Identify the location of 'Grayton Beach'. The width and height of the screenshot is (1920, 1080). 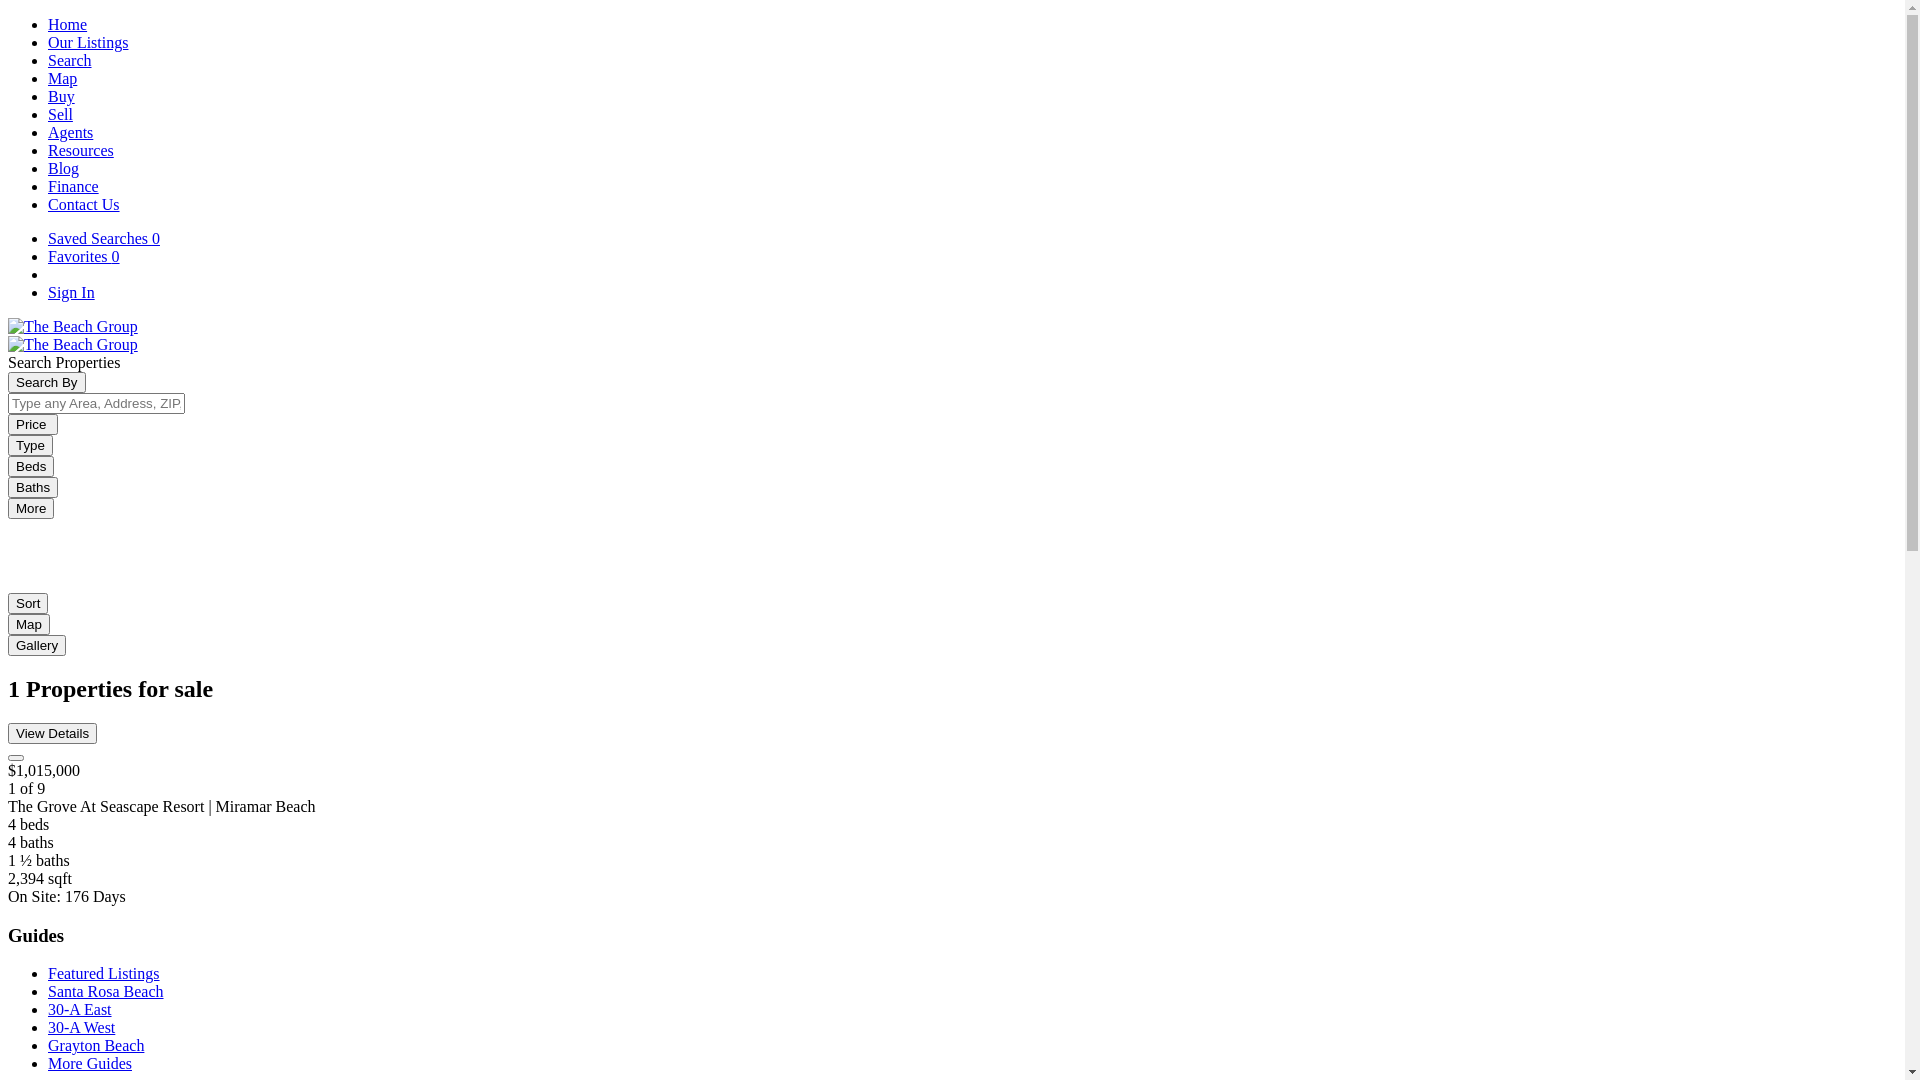
(95, 1044).